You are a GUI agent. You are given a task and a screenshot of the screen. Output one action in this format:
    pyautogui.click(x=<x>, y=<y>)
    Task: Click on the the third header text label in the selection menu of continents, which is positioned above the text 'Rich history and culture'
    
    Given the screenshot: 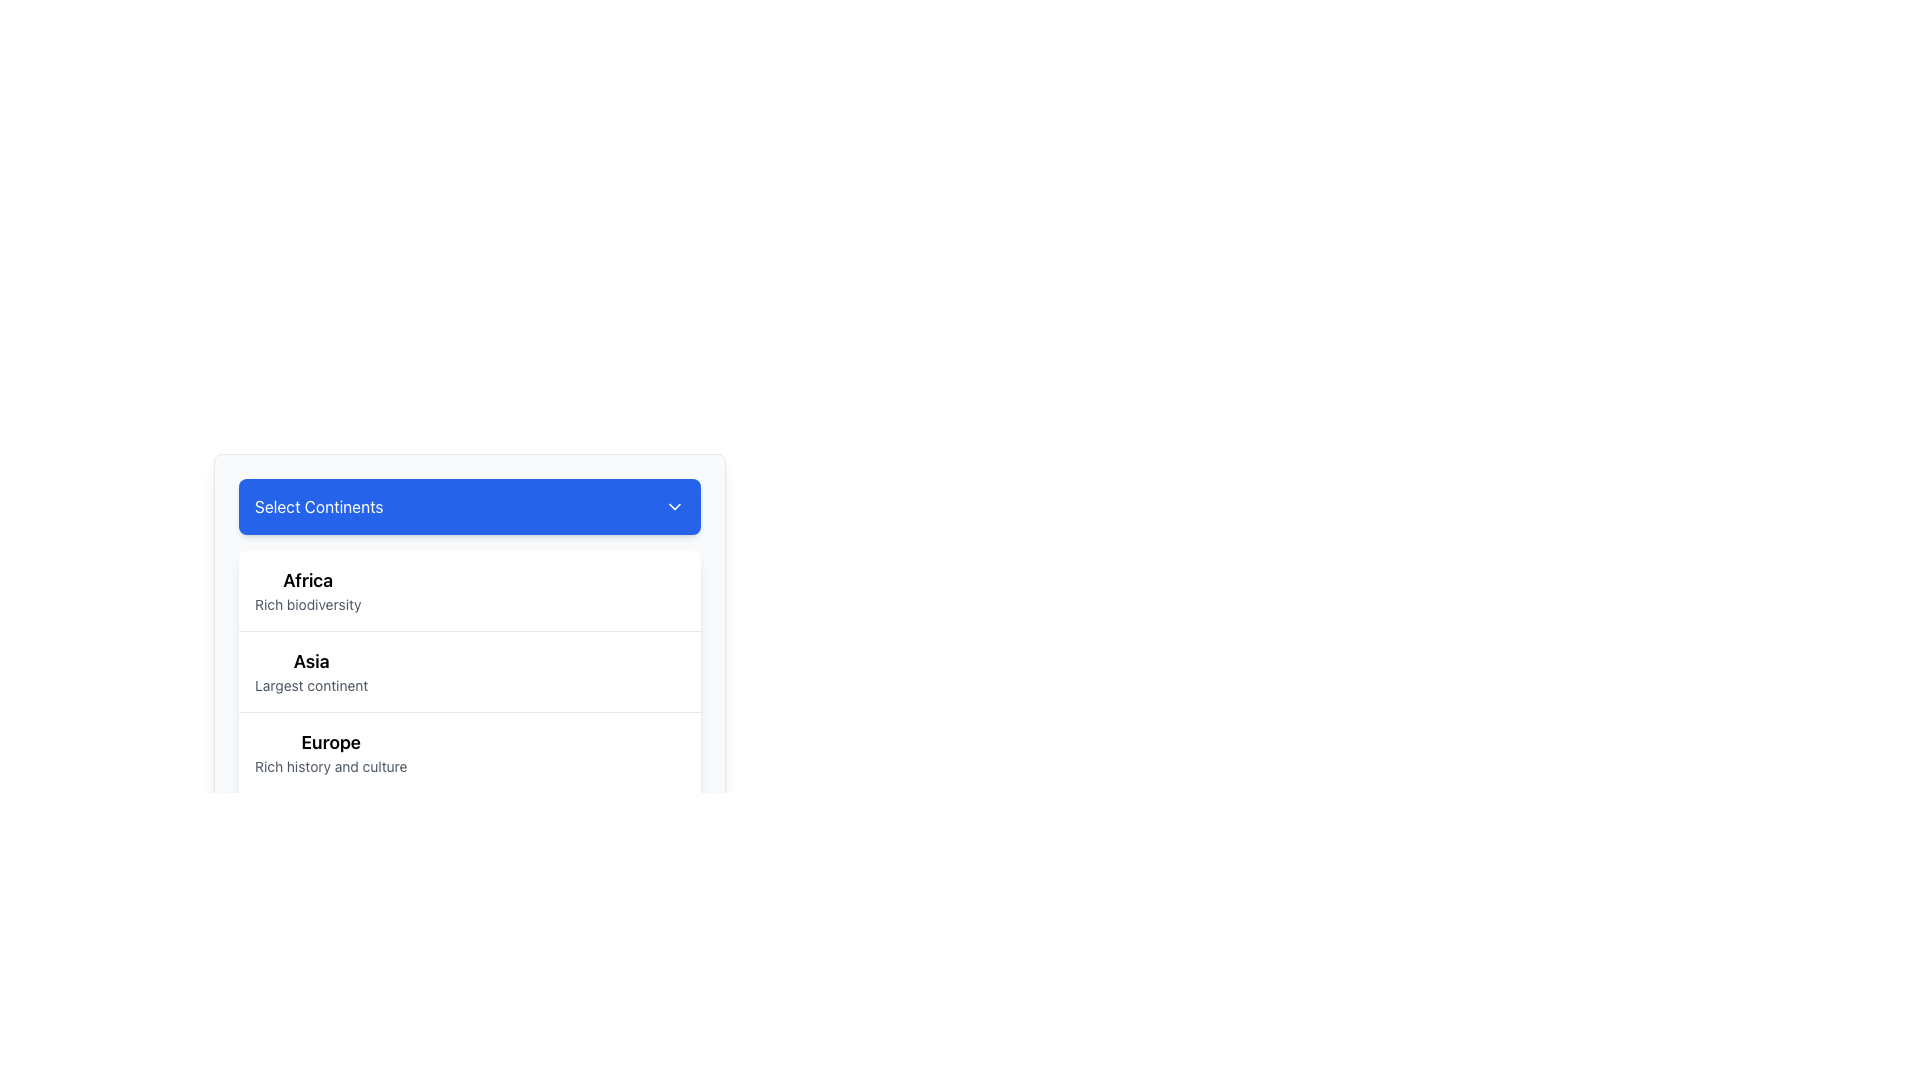 What is the action you would take?
    pyautogui.click(x=331, y=743)
    